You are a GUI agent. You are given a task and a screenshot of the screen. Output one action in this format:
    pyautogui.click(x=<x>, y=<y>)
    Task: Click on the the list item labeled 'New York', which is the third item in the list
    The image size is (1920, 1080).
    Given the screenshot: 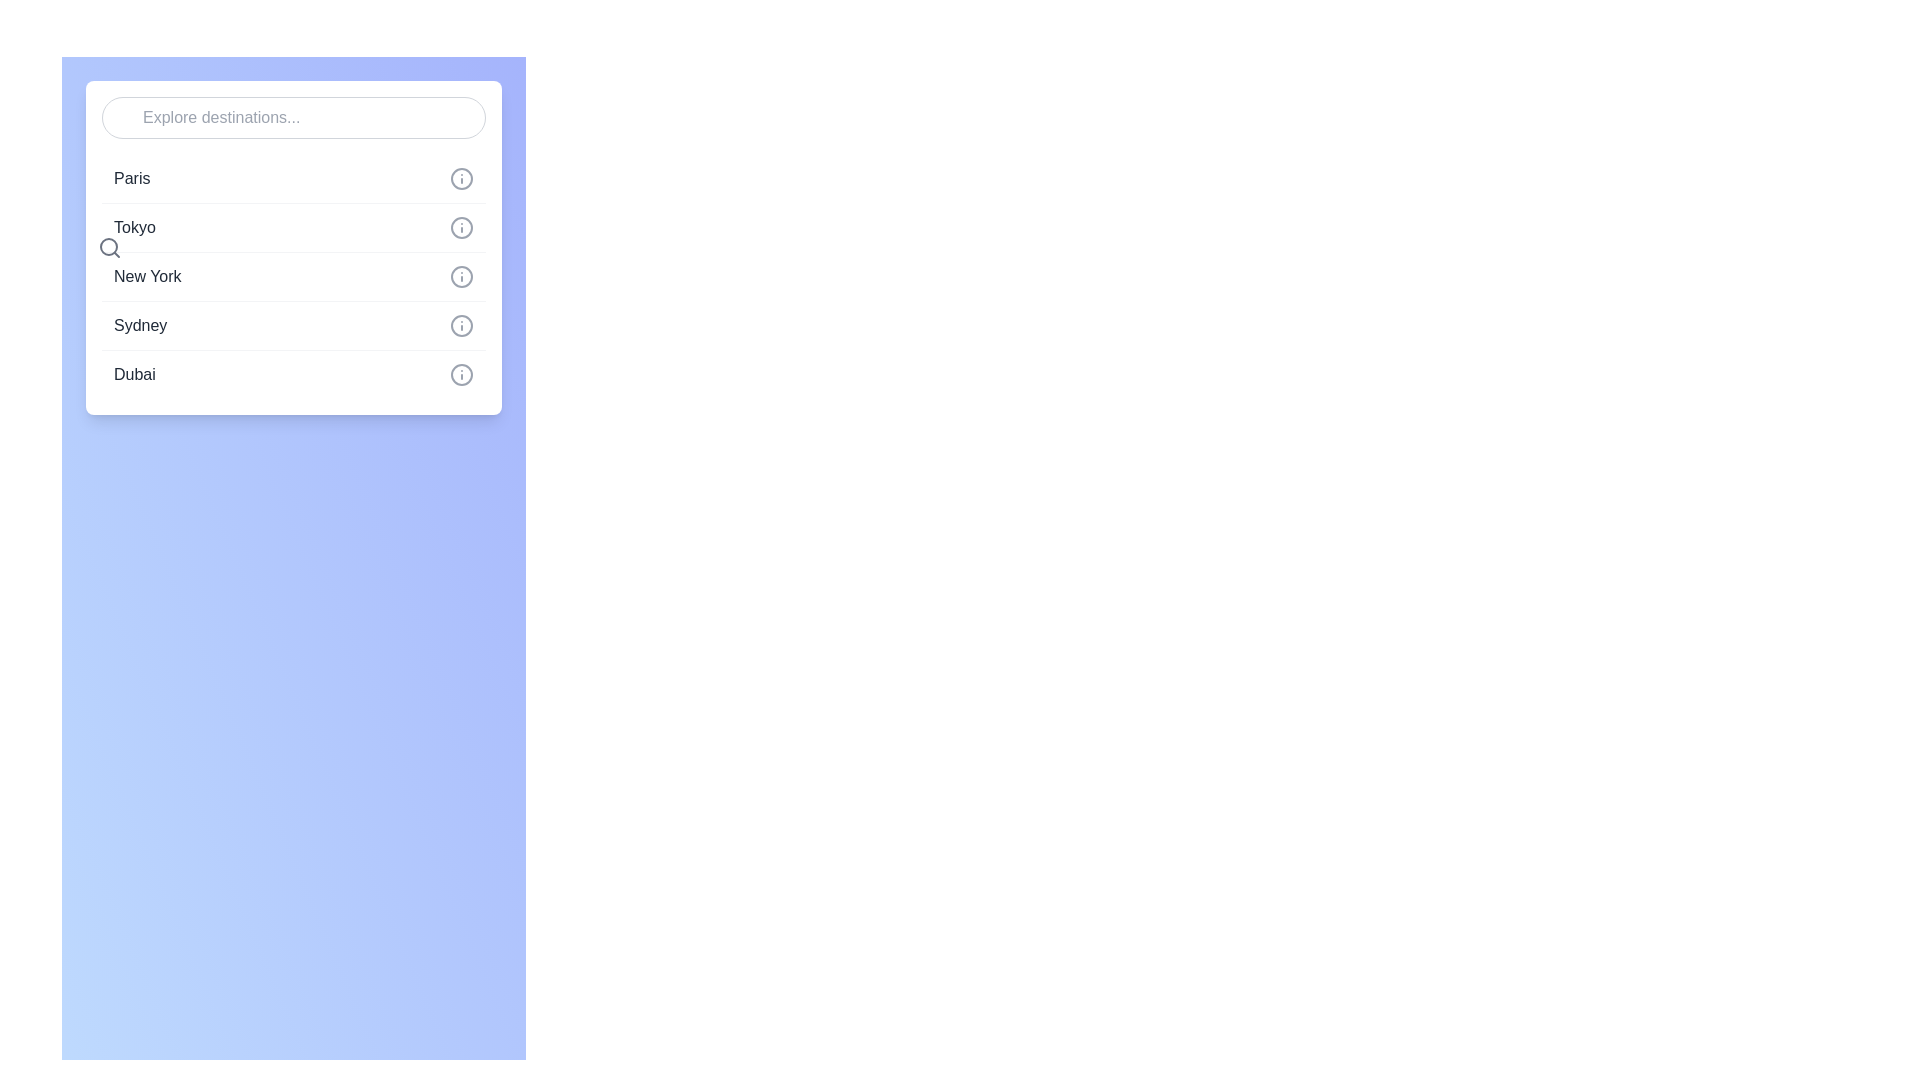 What is the action you would take?
    pyautogui.click(x=292, y=276)
    